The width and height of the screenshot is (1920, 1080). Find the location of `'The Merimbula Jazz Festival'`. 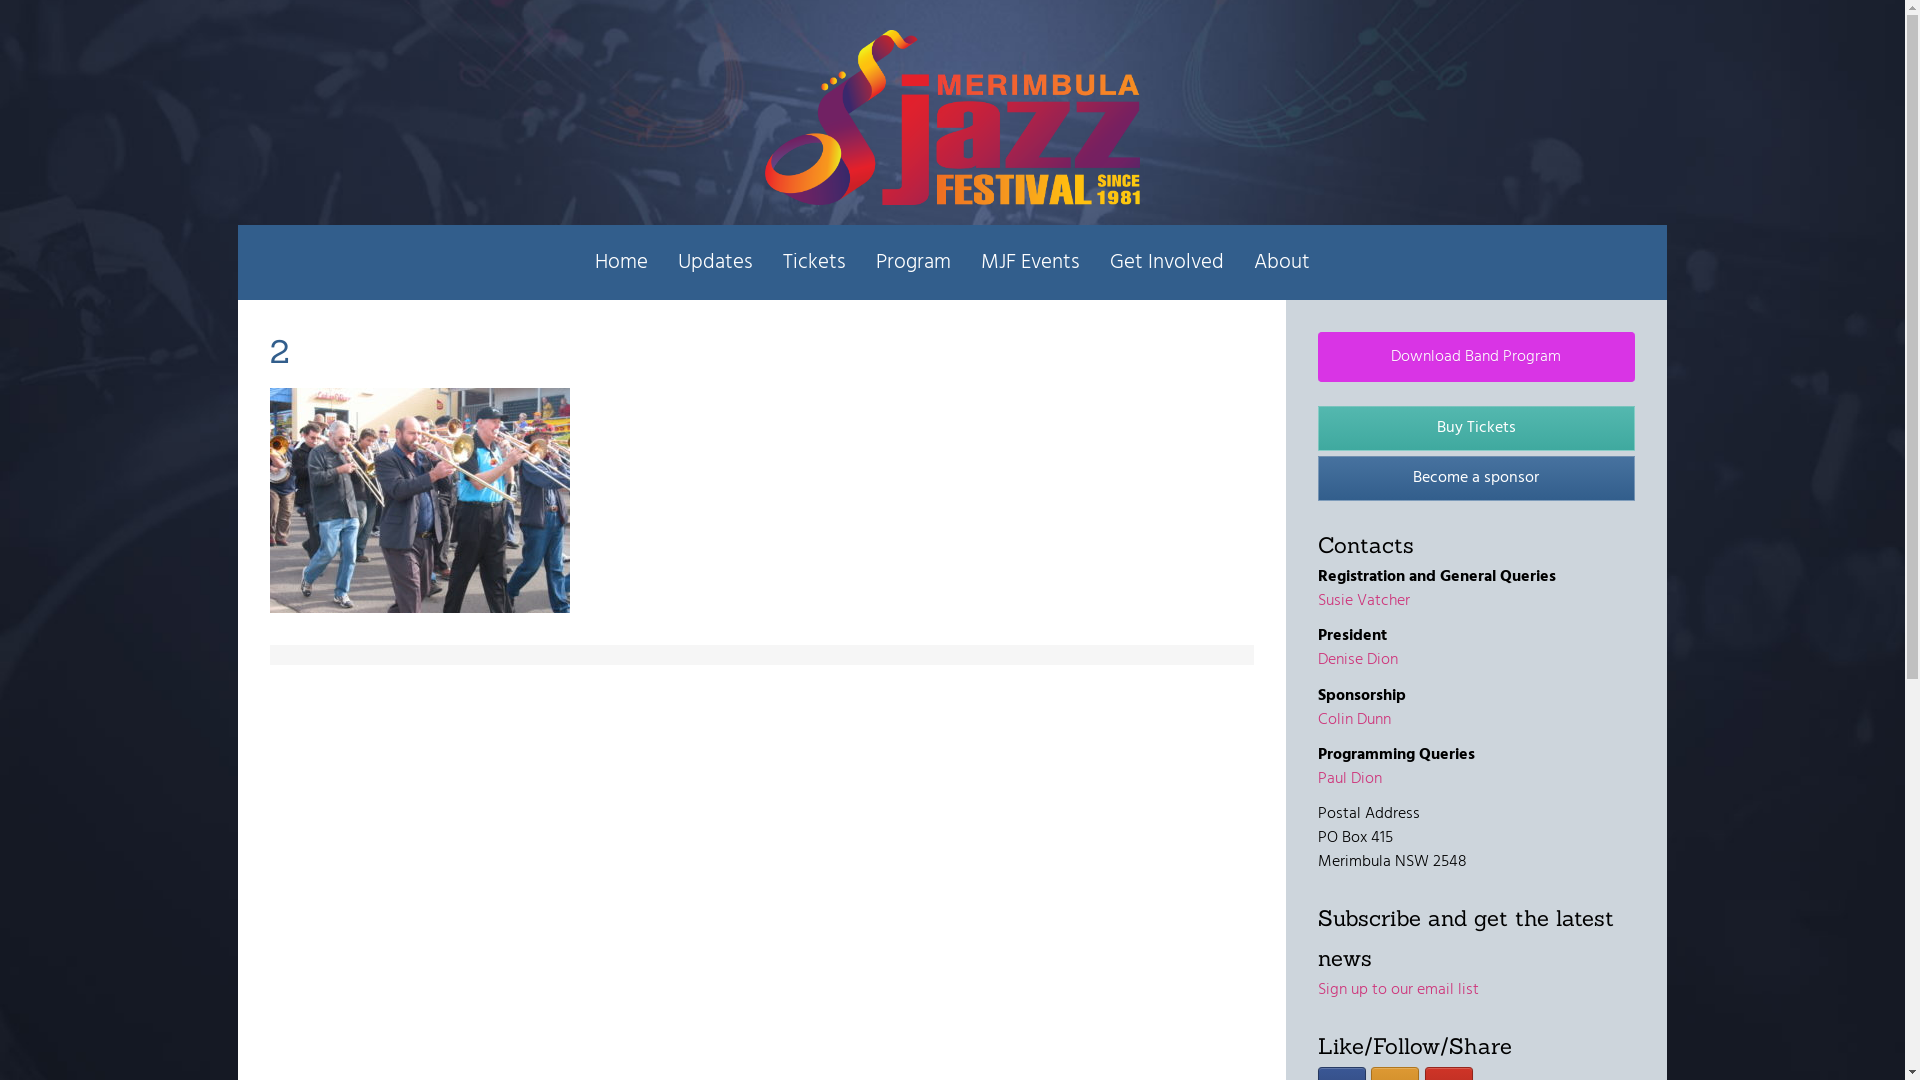

'The Merimbula Jazz Festival' is located at coordinates (951, 117).